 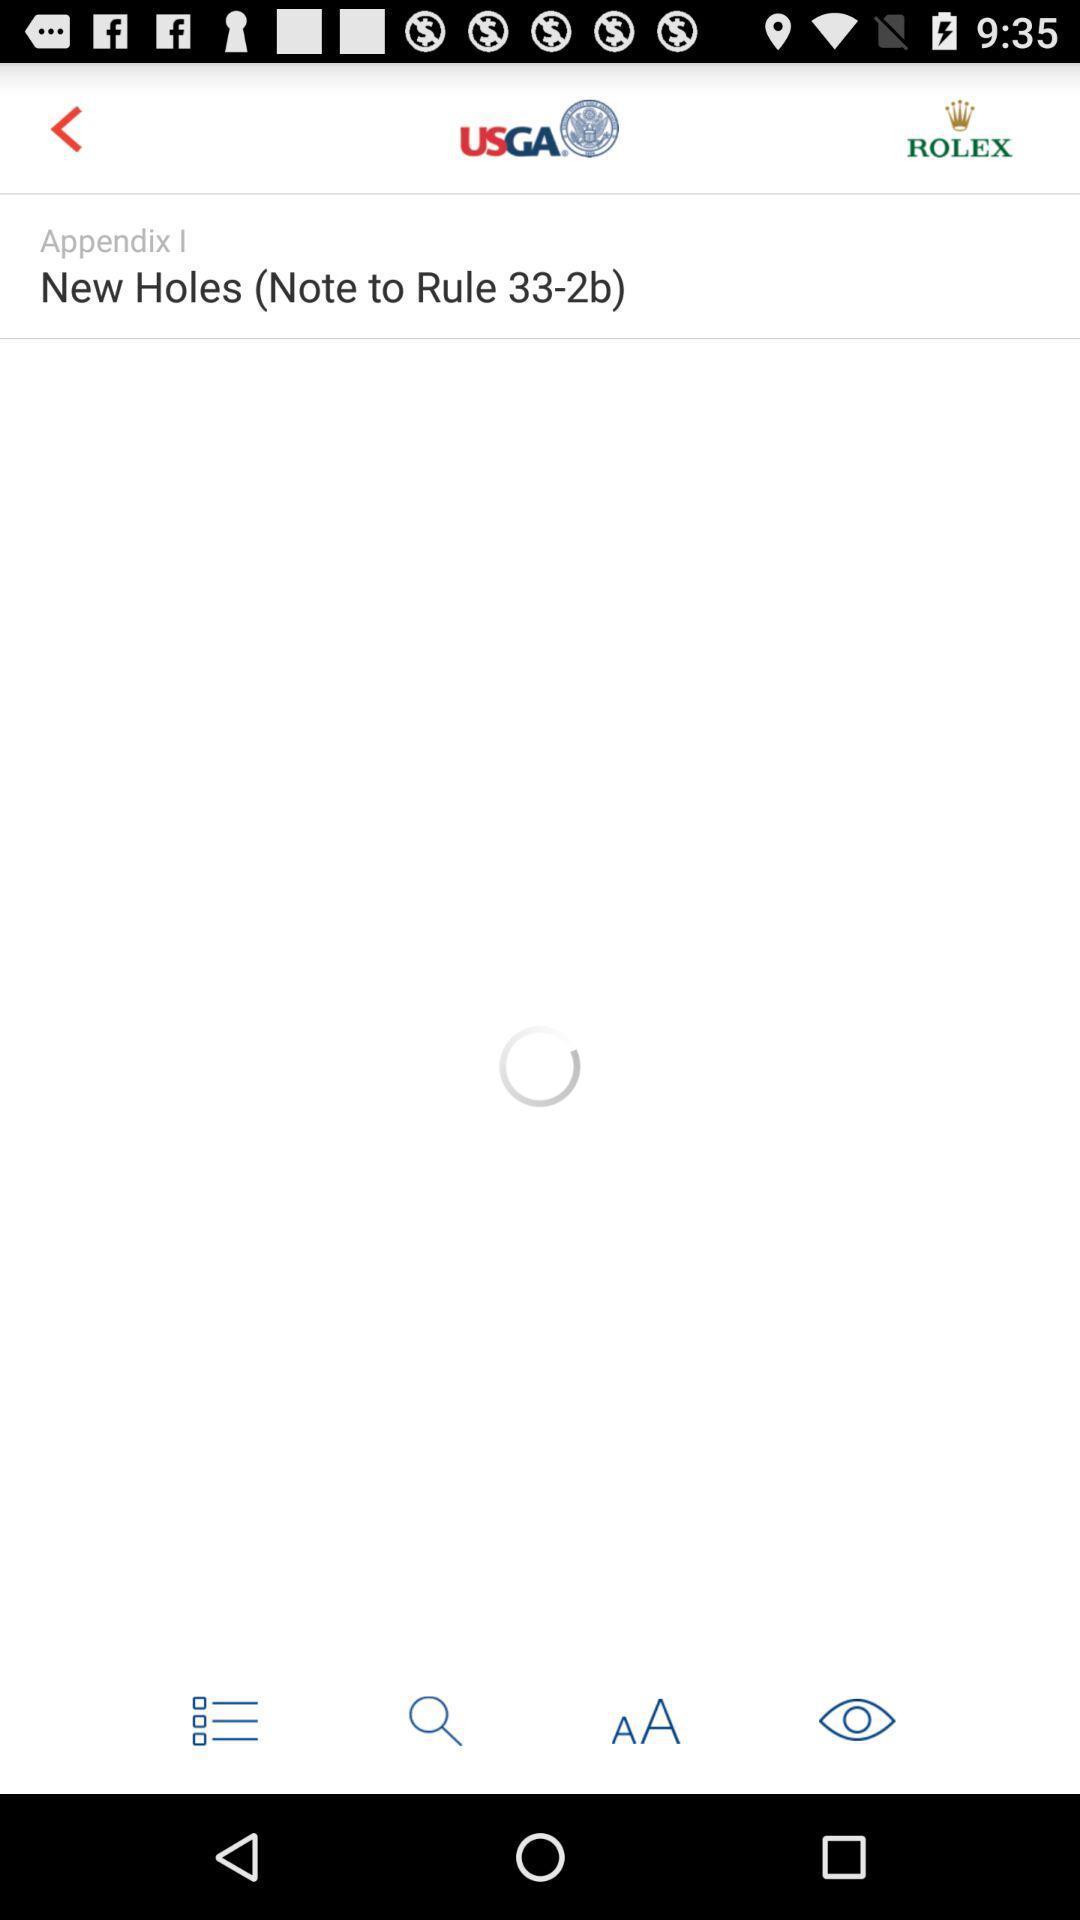 I want to click on advertisement, so click(x=540, y=1065).